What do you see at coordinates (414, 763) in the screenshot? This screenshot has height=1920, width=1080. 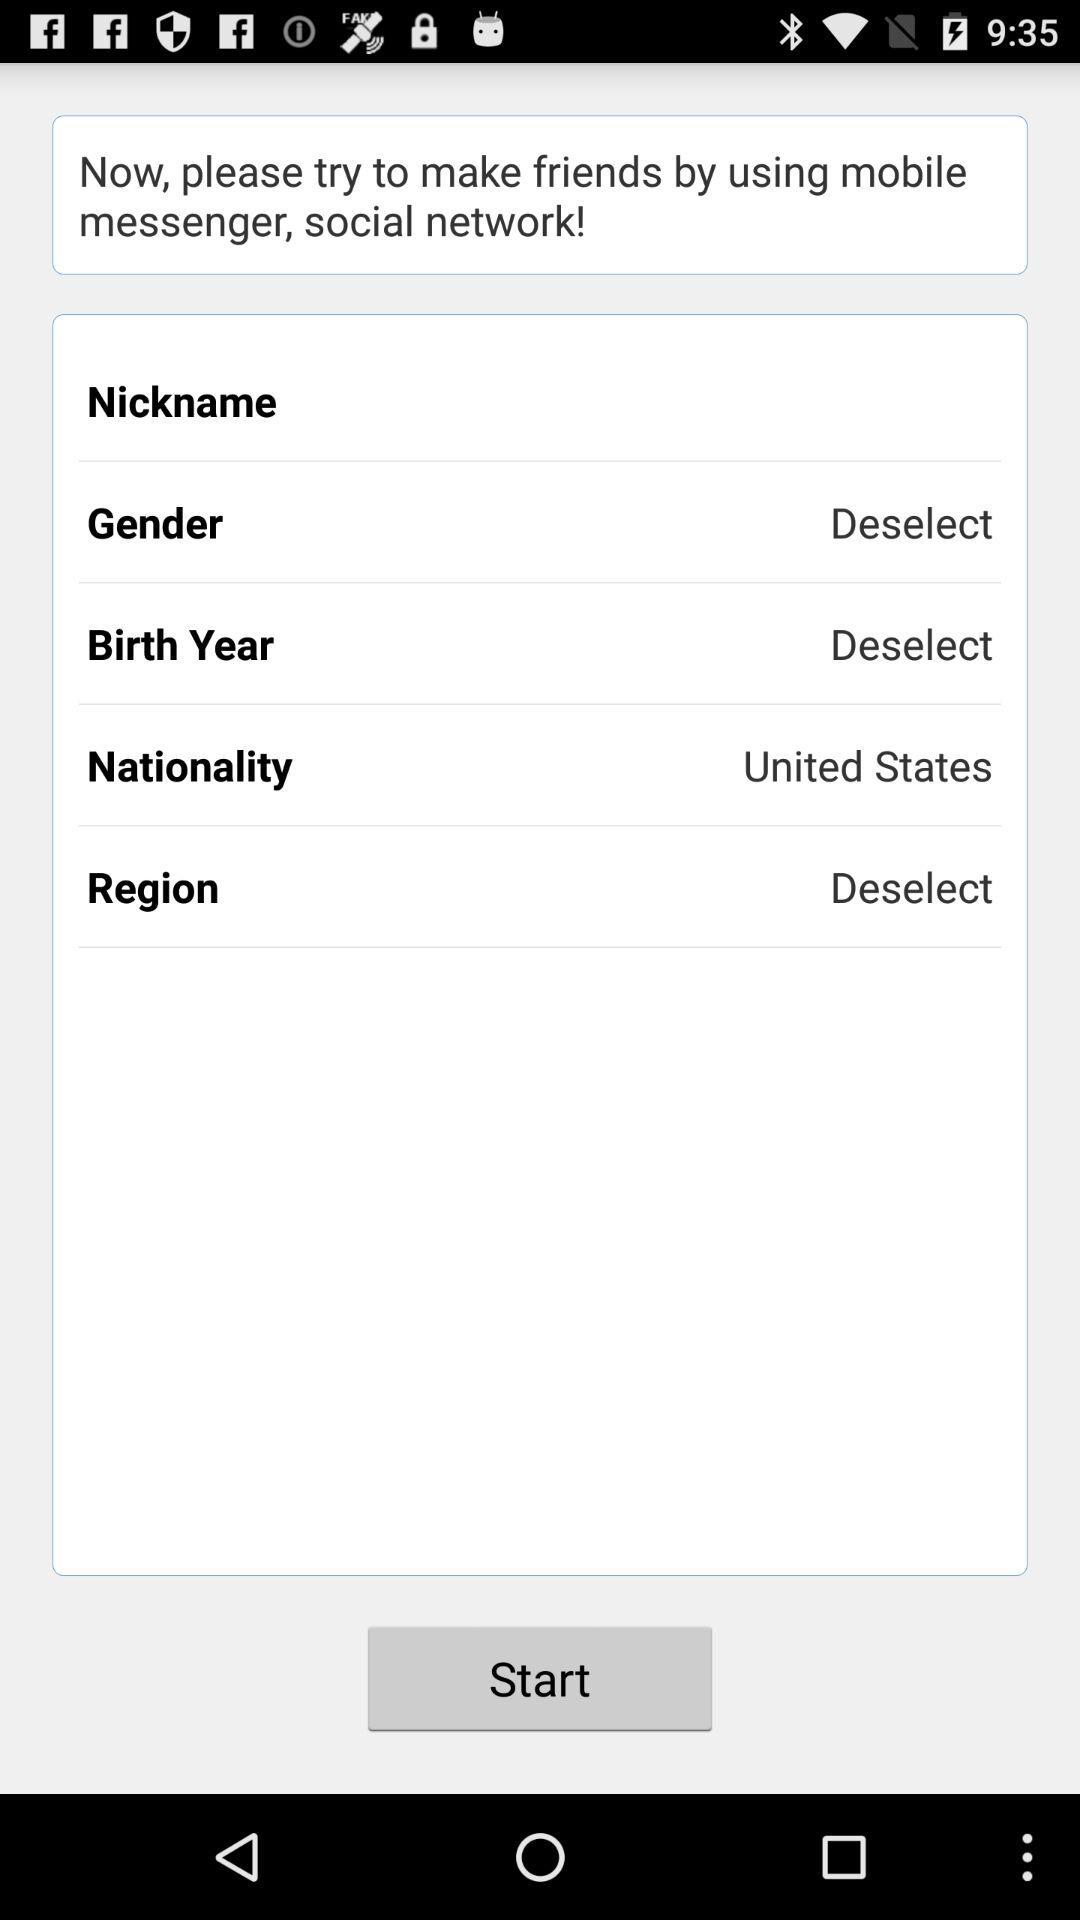 I see `the item to the left of united states app` at bounding box center [414, 763].